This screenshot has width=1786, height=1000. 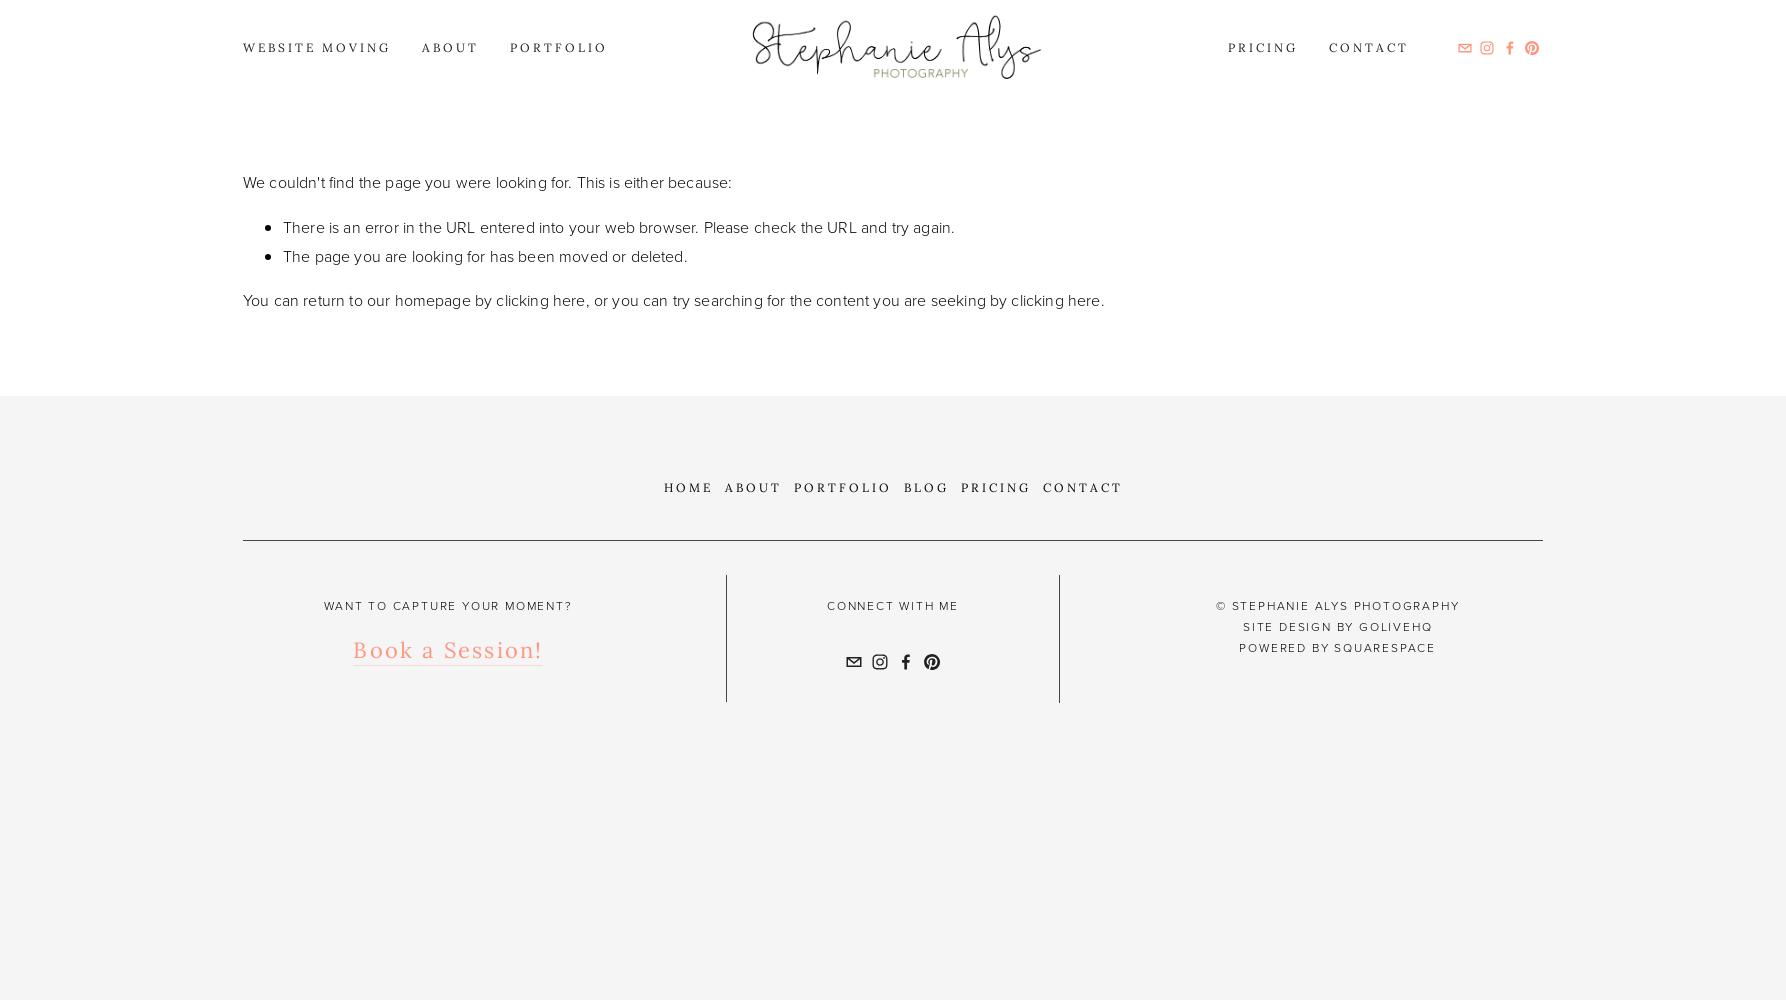 I want to click on 'We couldn't find the page you were looking for. This is either because:', so click(x=486, y=182).